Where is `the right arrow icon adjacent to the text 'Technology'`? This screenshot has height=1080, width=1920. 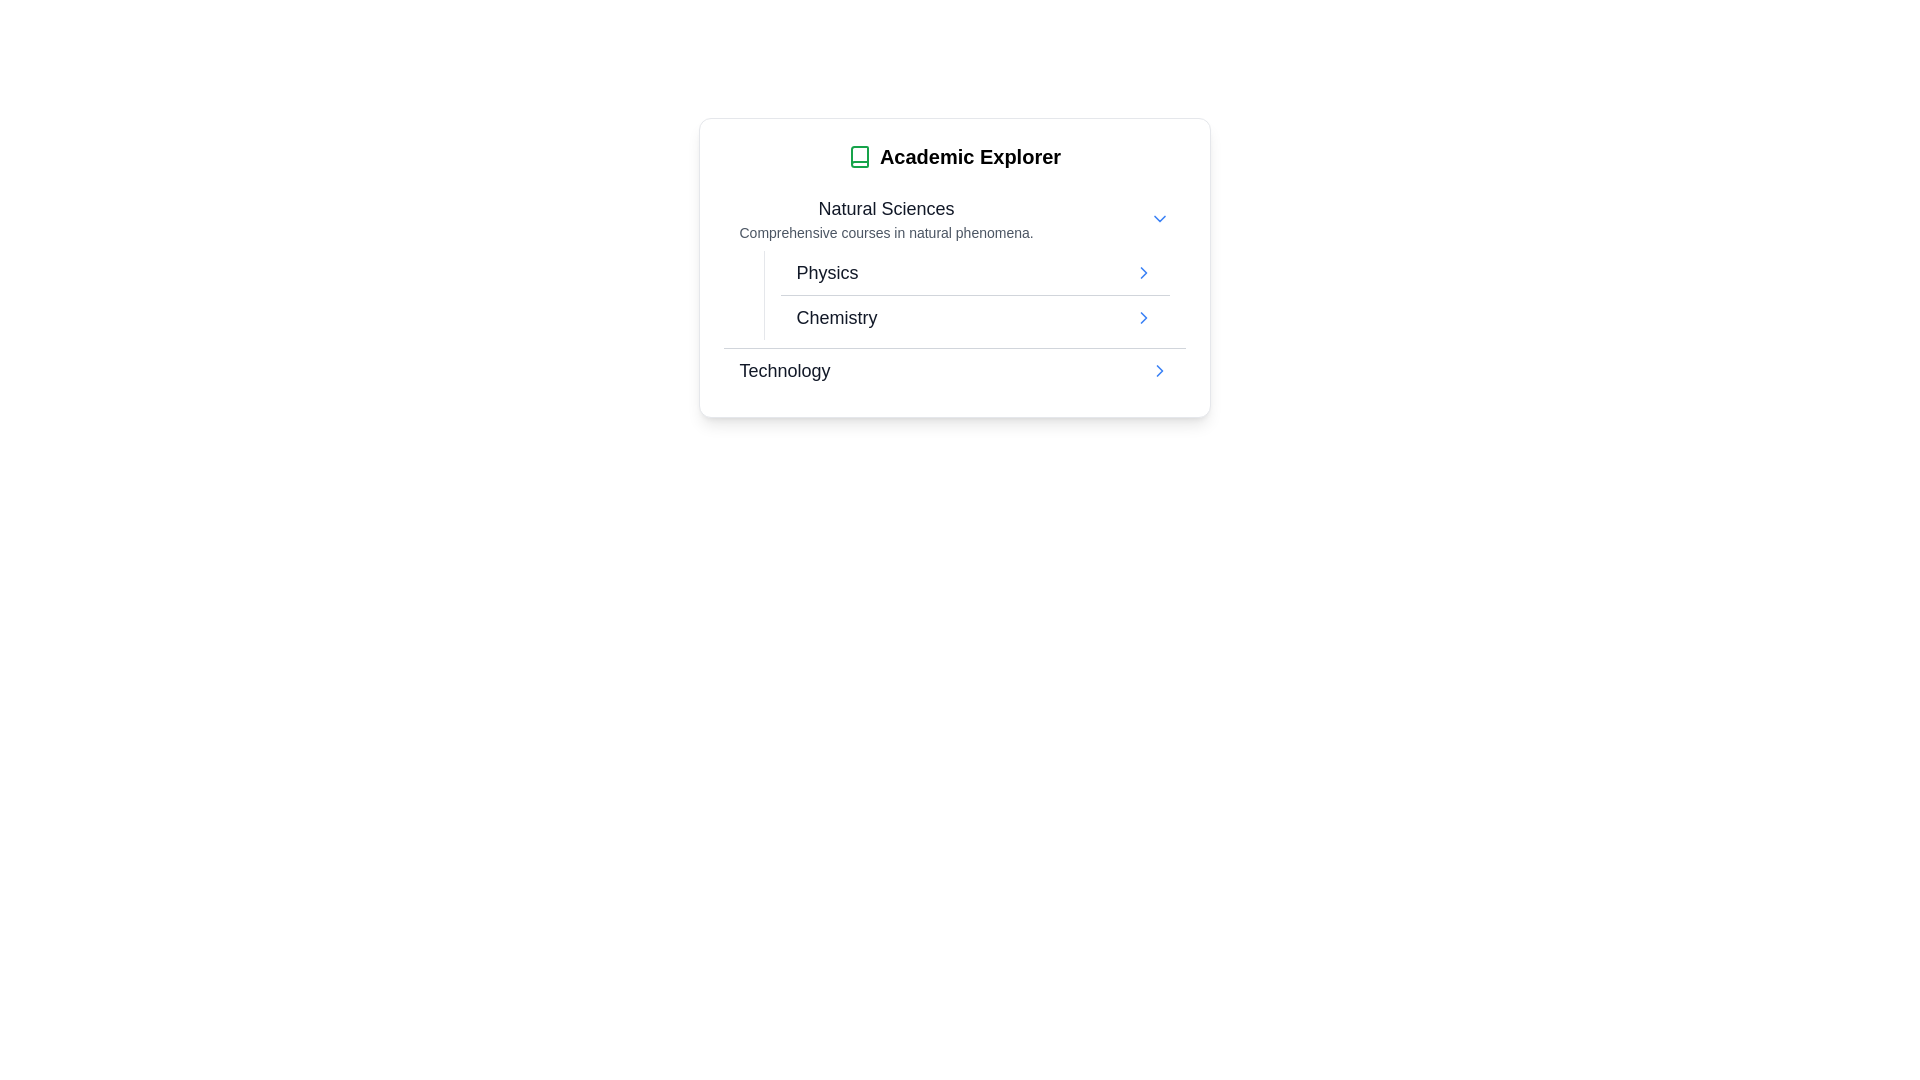 the right arrow icon adjacent to the text 'Technology' is located at coordinates (1159, 370).